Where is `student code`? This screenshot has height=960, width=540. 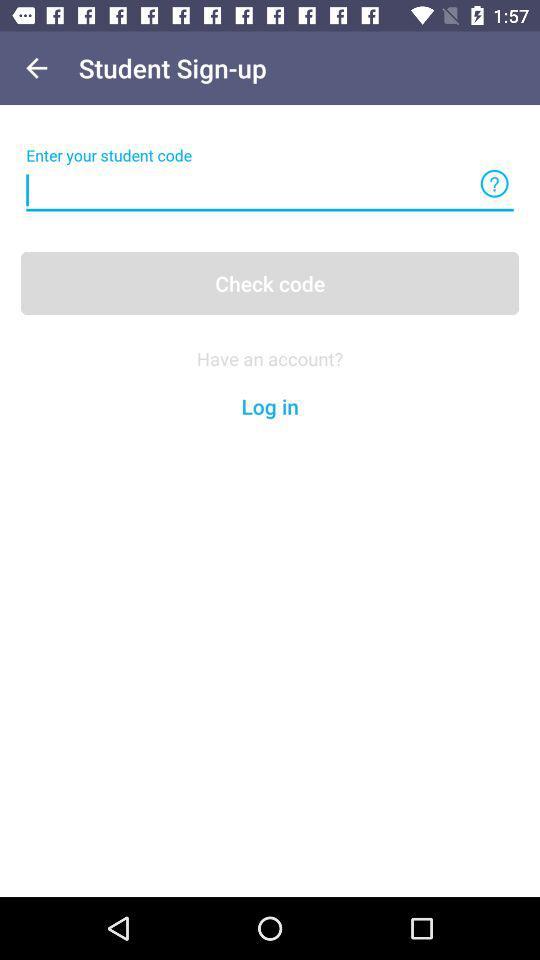
student code is located at coordinates (270, 190).